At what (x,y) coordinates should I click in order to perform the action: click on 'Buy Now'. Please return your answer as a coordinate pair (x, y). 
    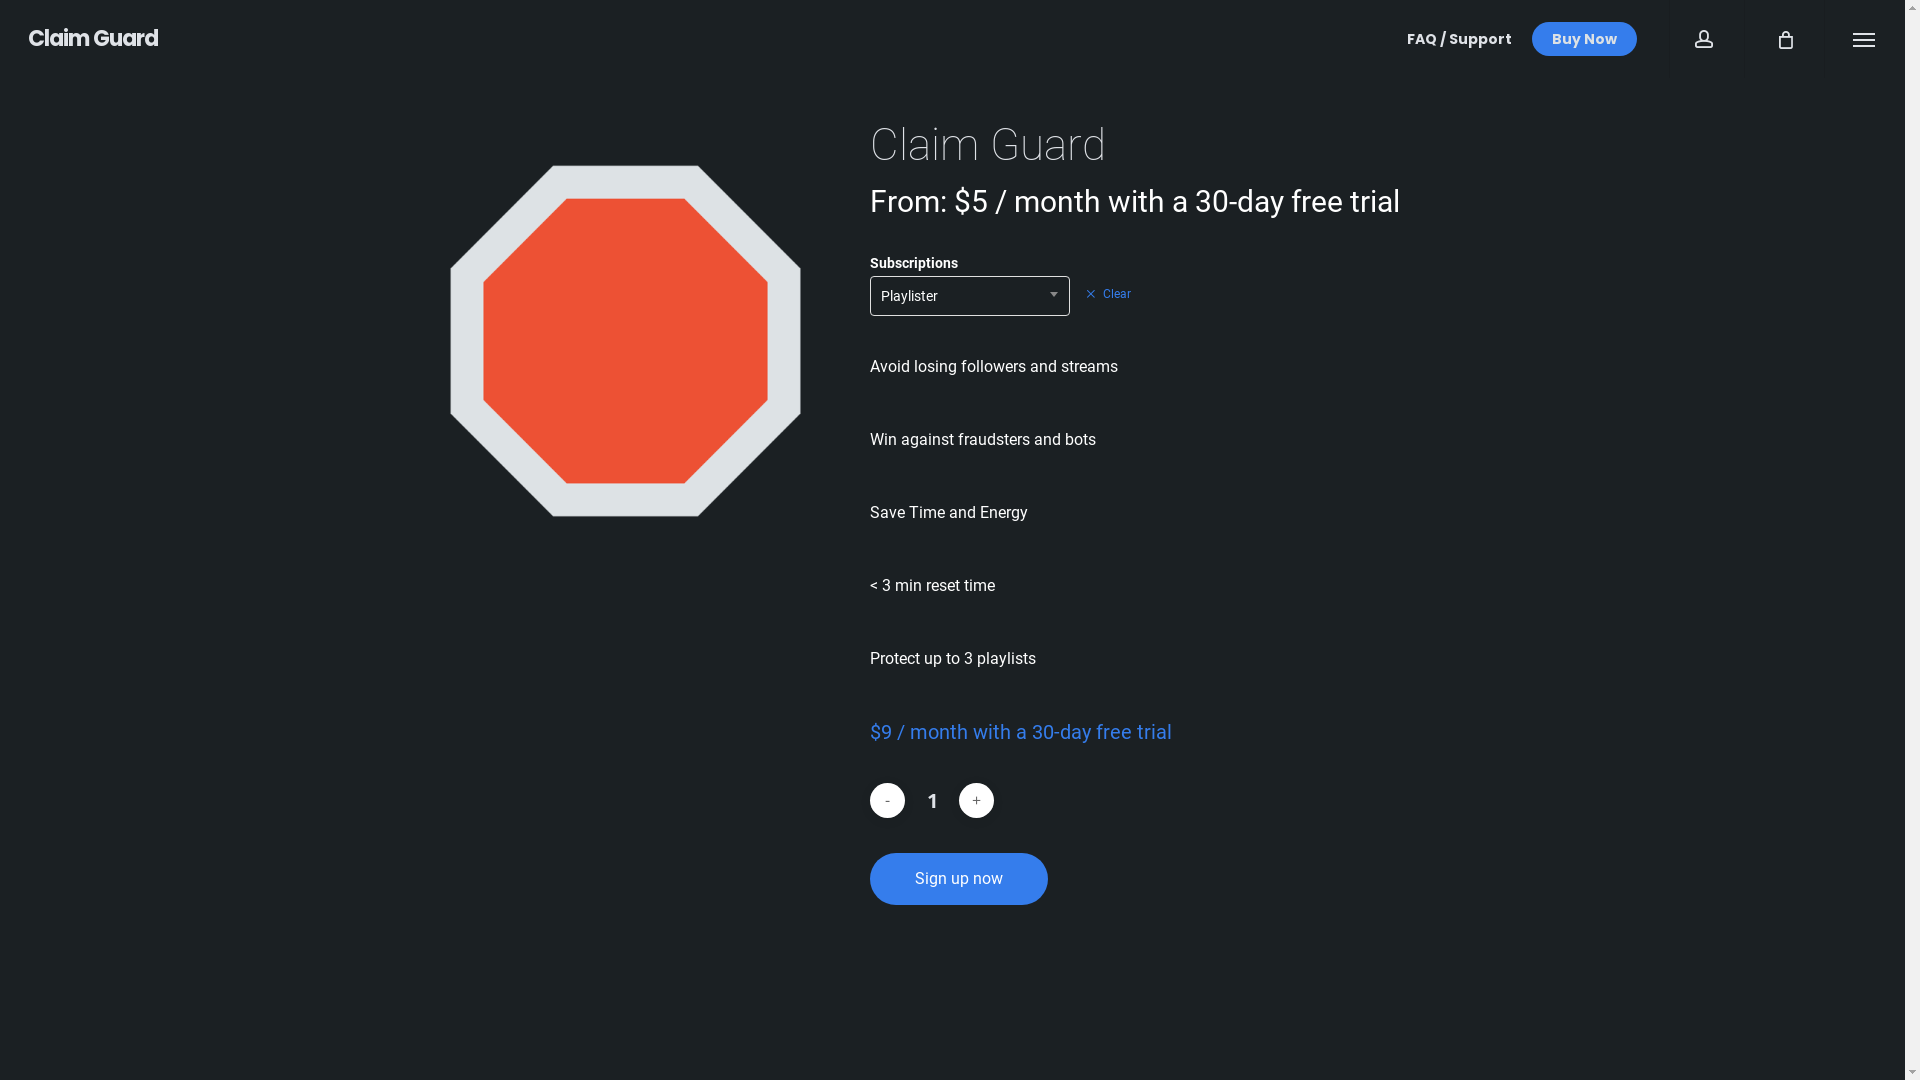
    Looking at the image, I should click on (1583, 38).